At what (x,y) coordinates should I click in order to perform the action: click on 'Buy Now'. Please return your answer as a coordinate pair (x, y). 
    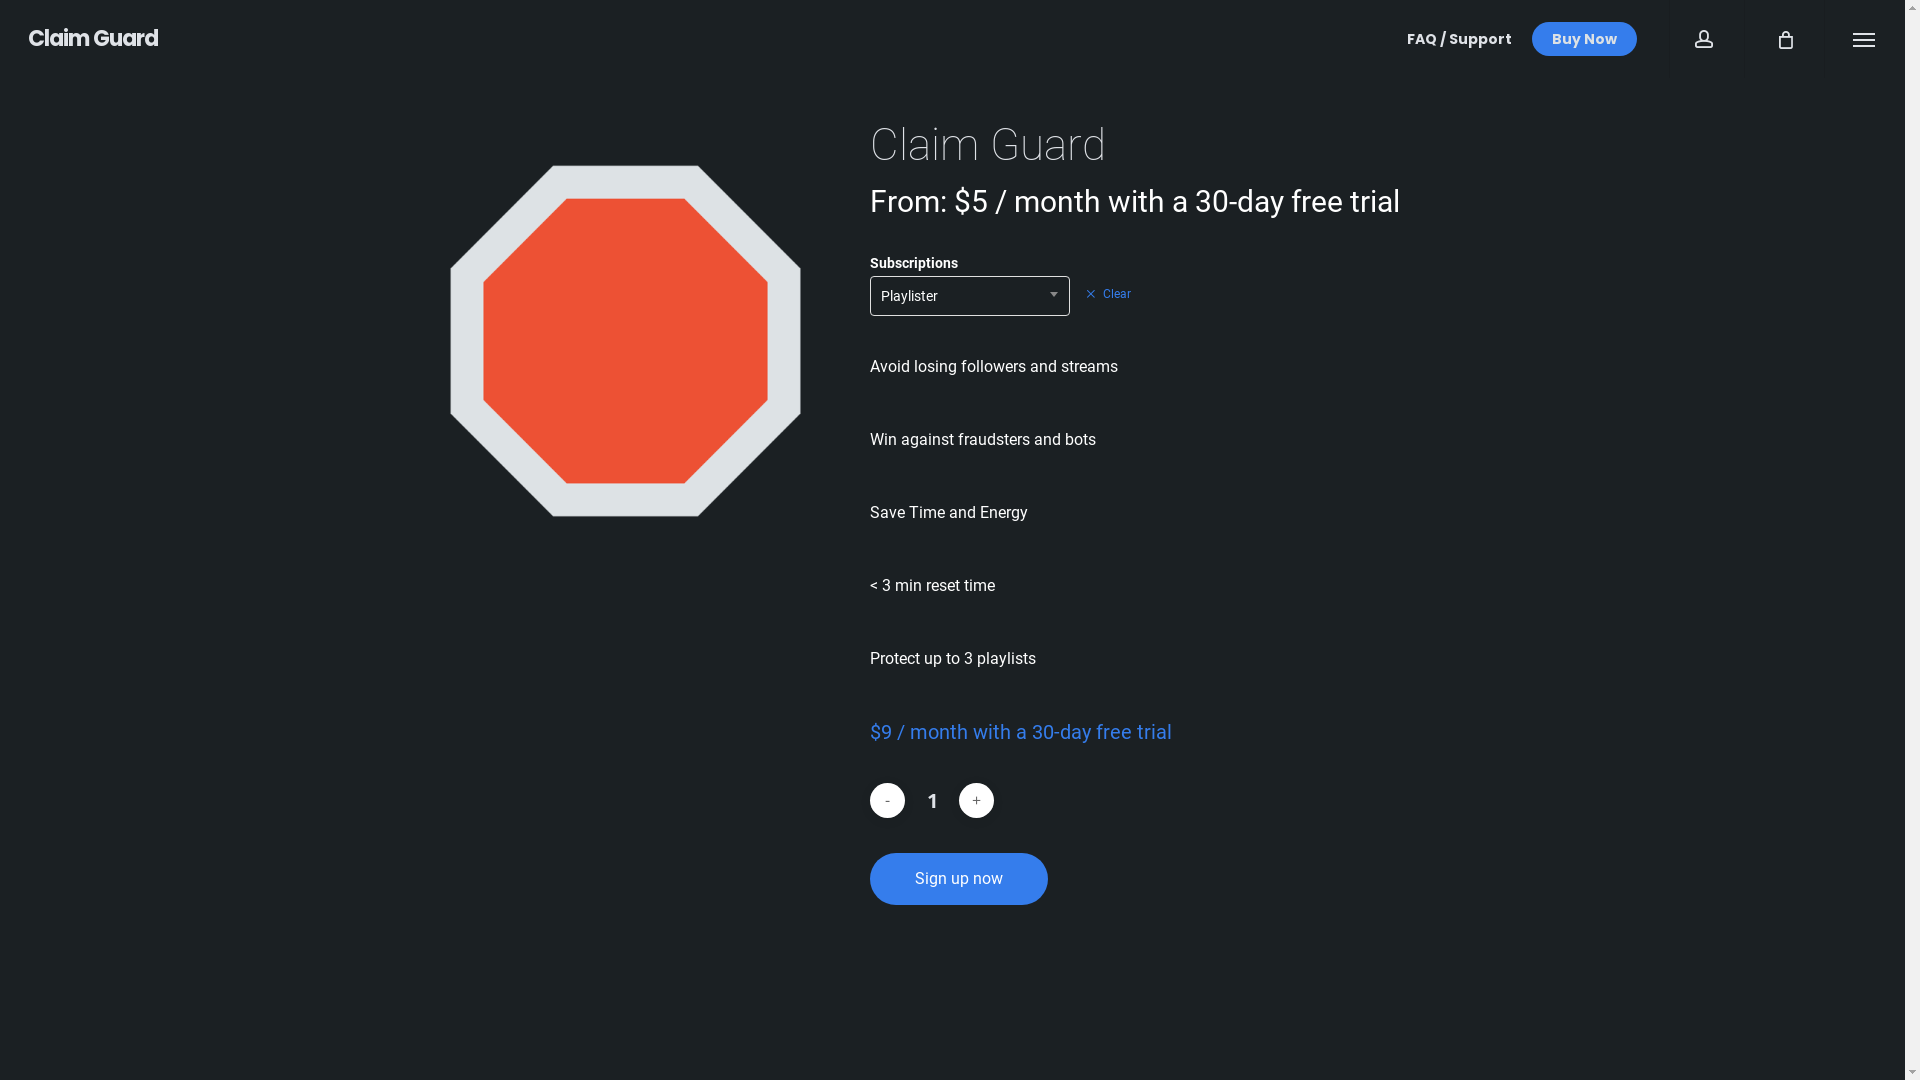
    Looking at the image, I should click on (1583, 38).